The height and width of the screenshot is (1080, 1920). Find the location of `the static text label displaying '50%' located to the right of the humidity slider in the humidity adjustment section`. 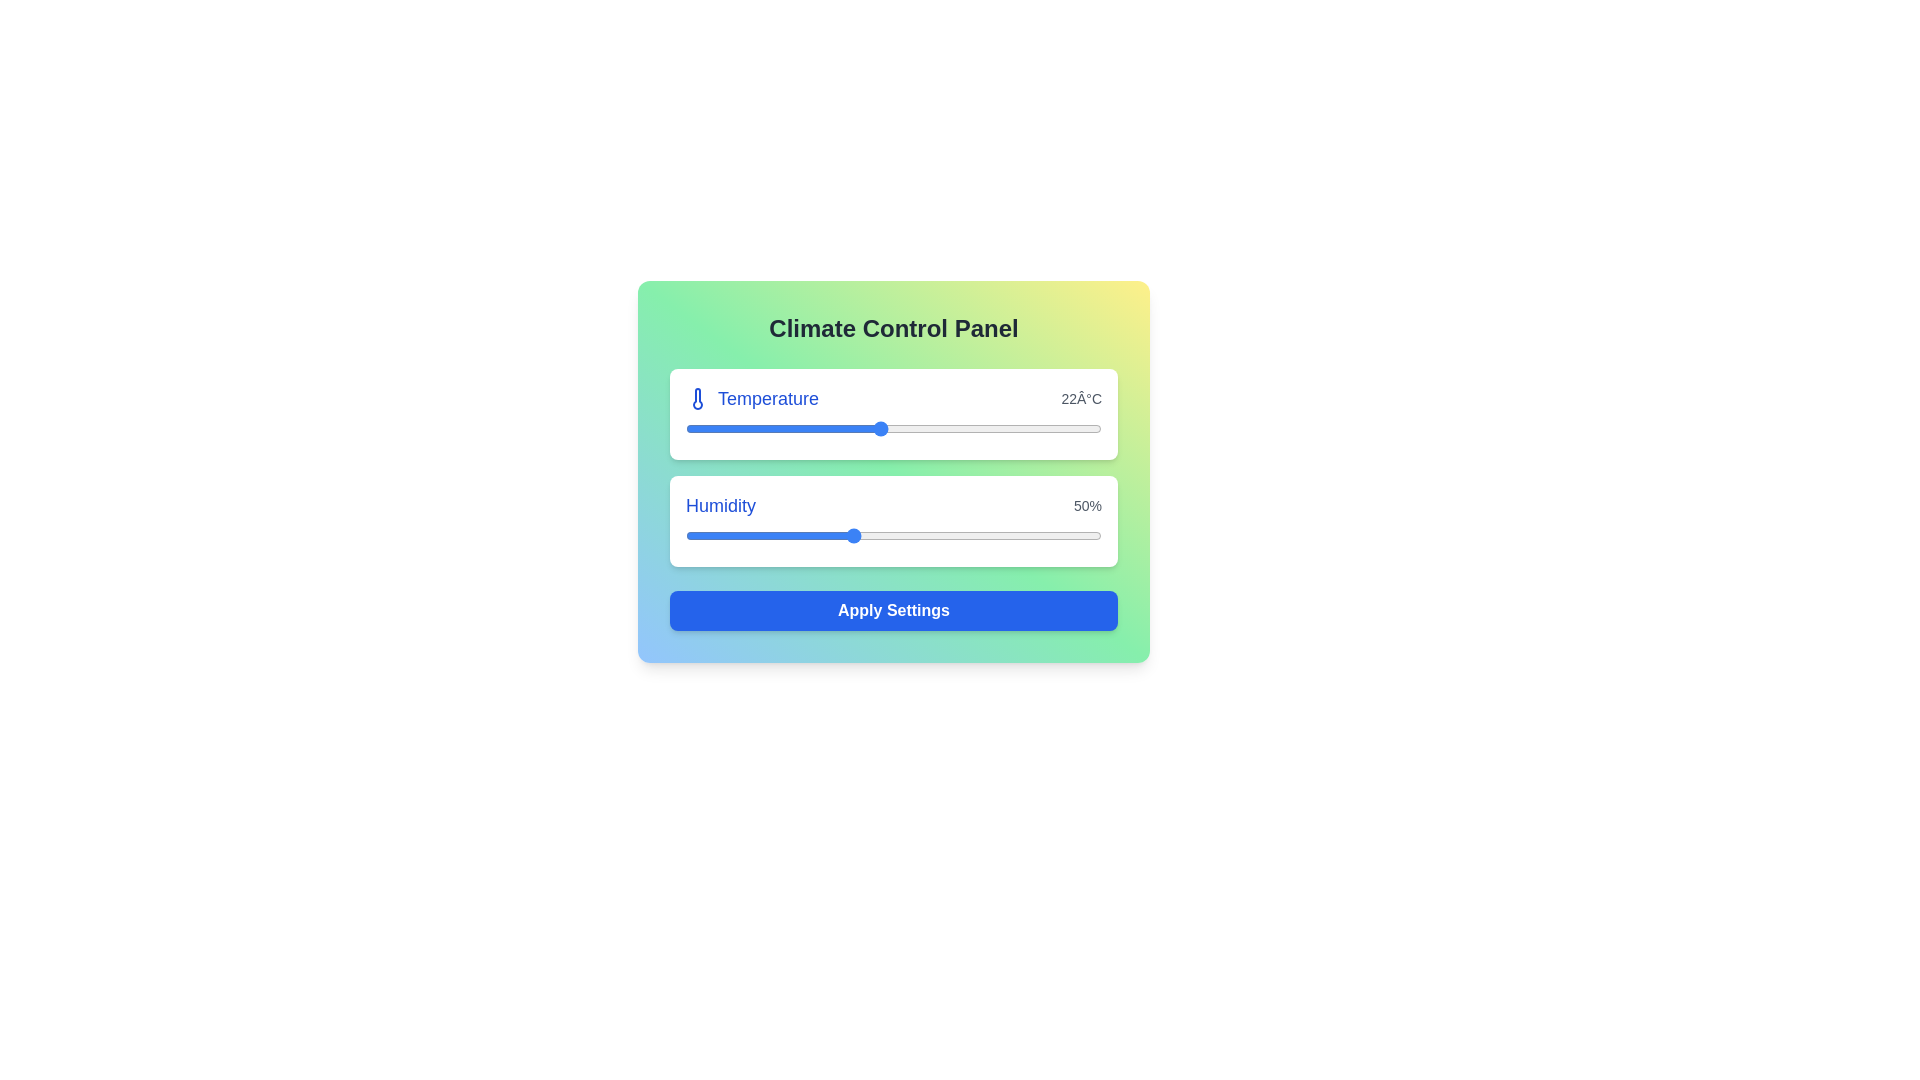

the static text label displaying '50%' located to the right of the humidity slider in the humidity adjustment section is located at coordinates (1087, 504).